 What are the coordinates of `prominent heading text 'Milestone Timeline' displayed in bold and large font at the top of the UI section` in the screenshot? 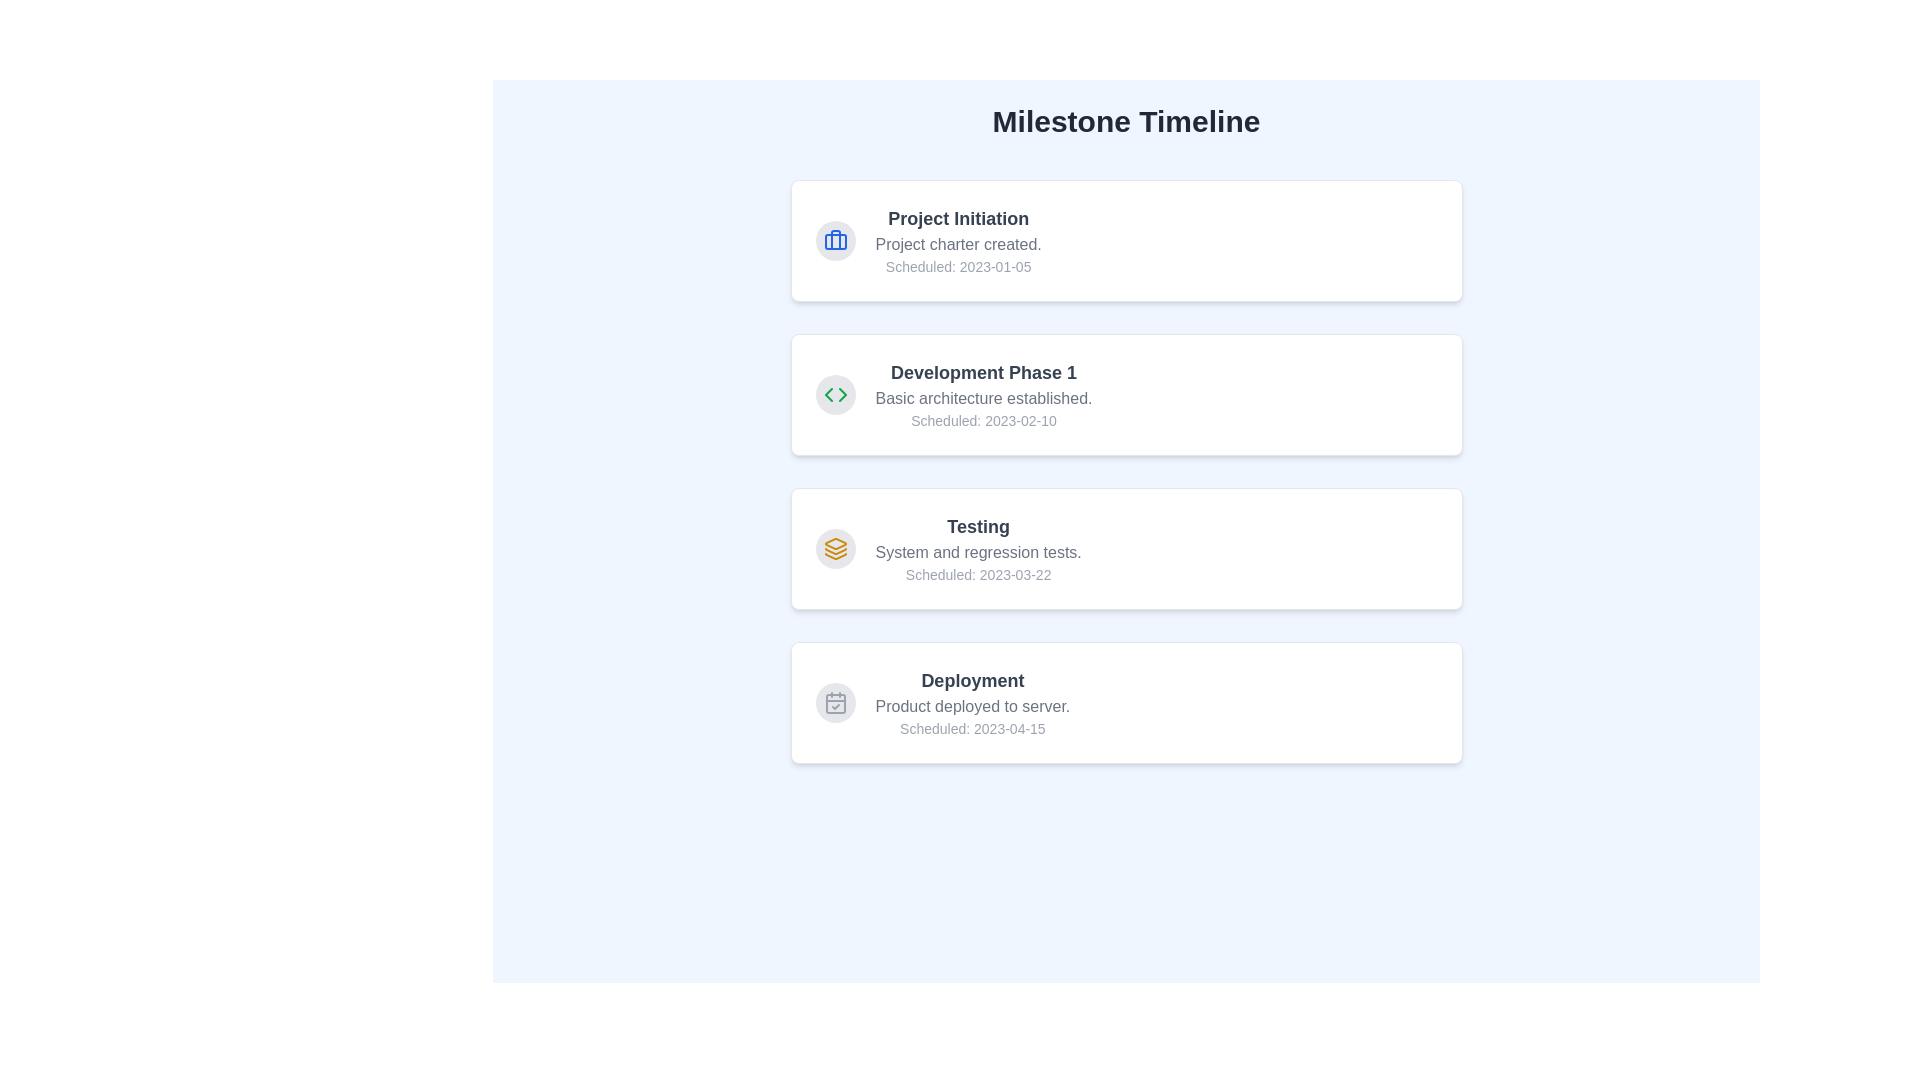 It's located at (1126, 122).